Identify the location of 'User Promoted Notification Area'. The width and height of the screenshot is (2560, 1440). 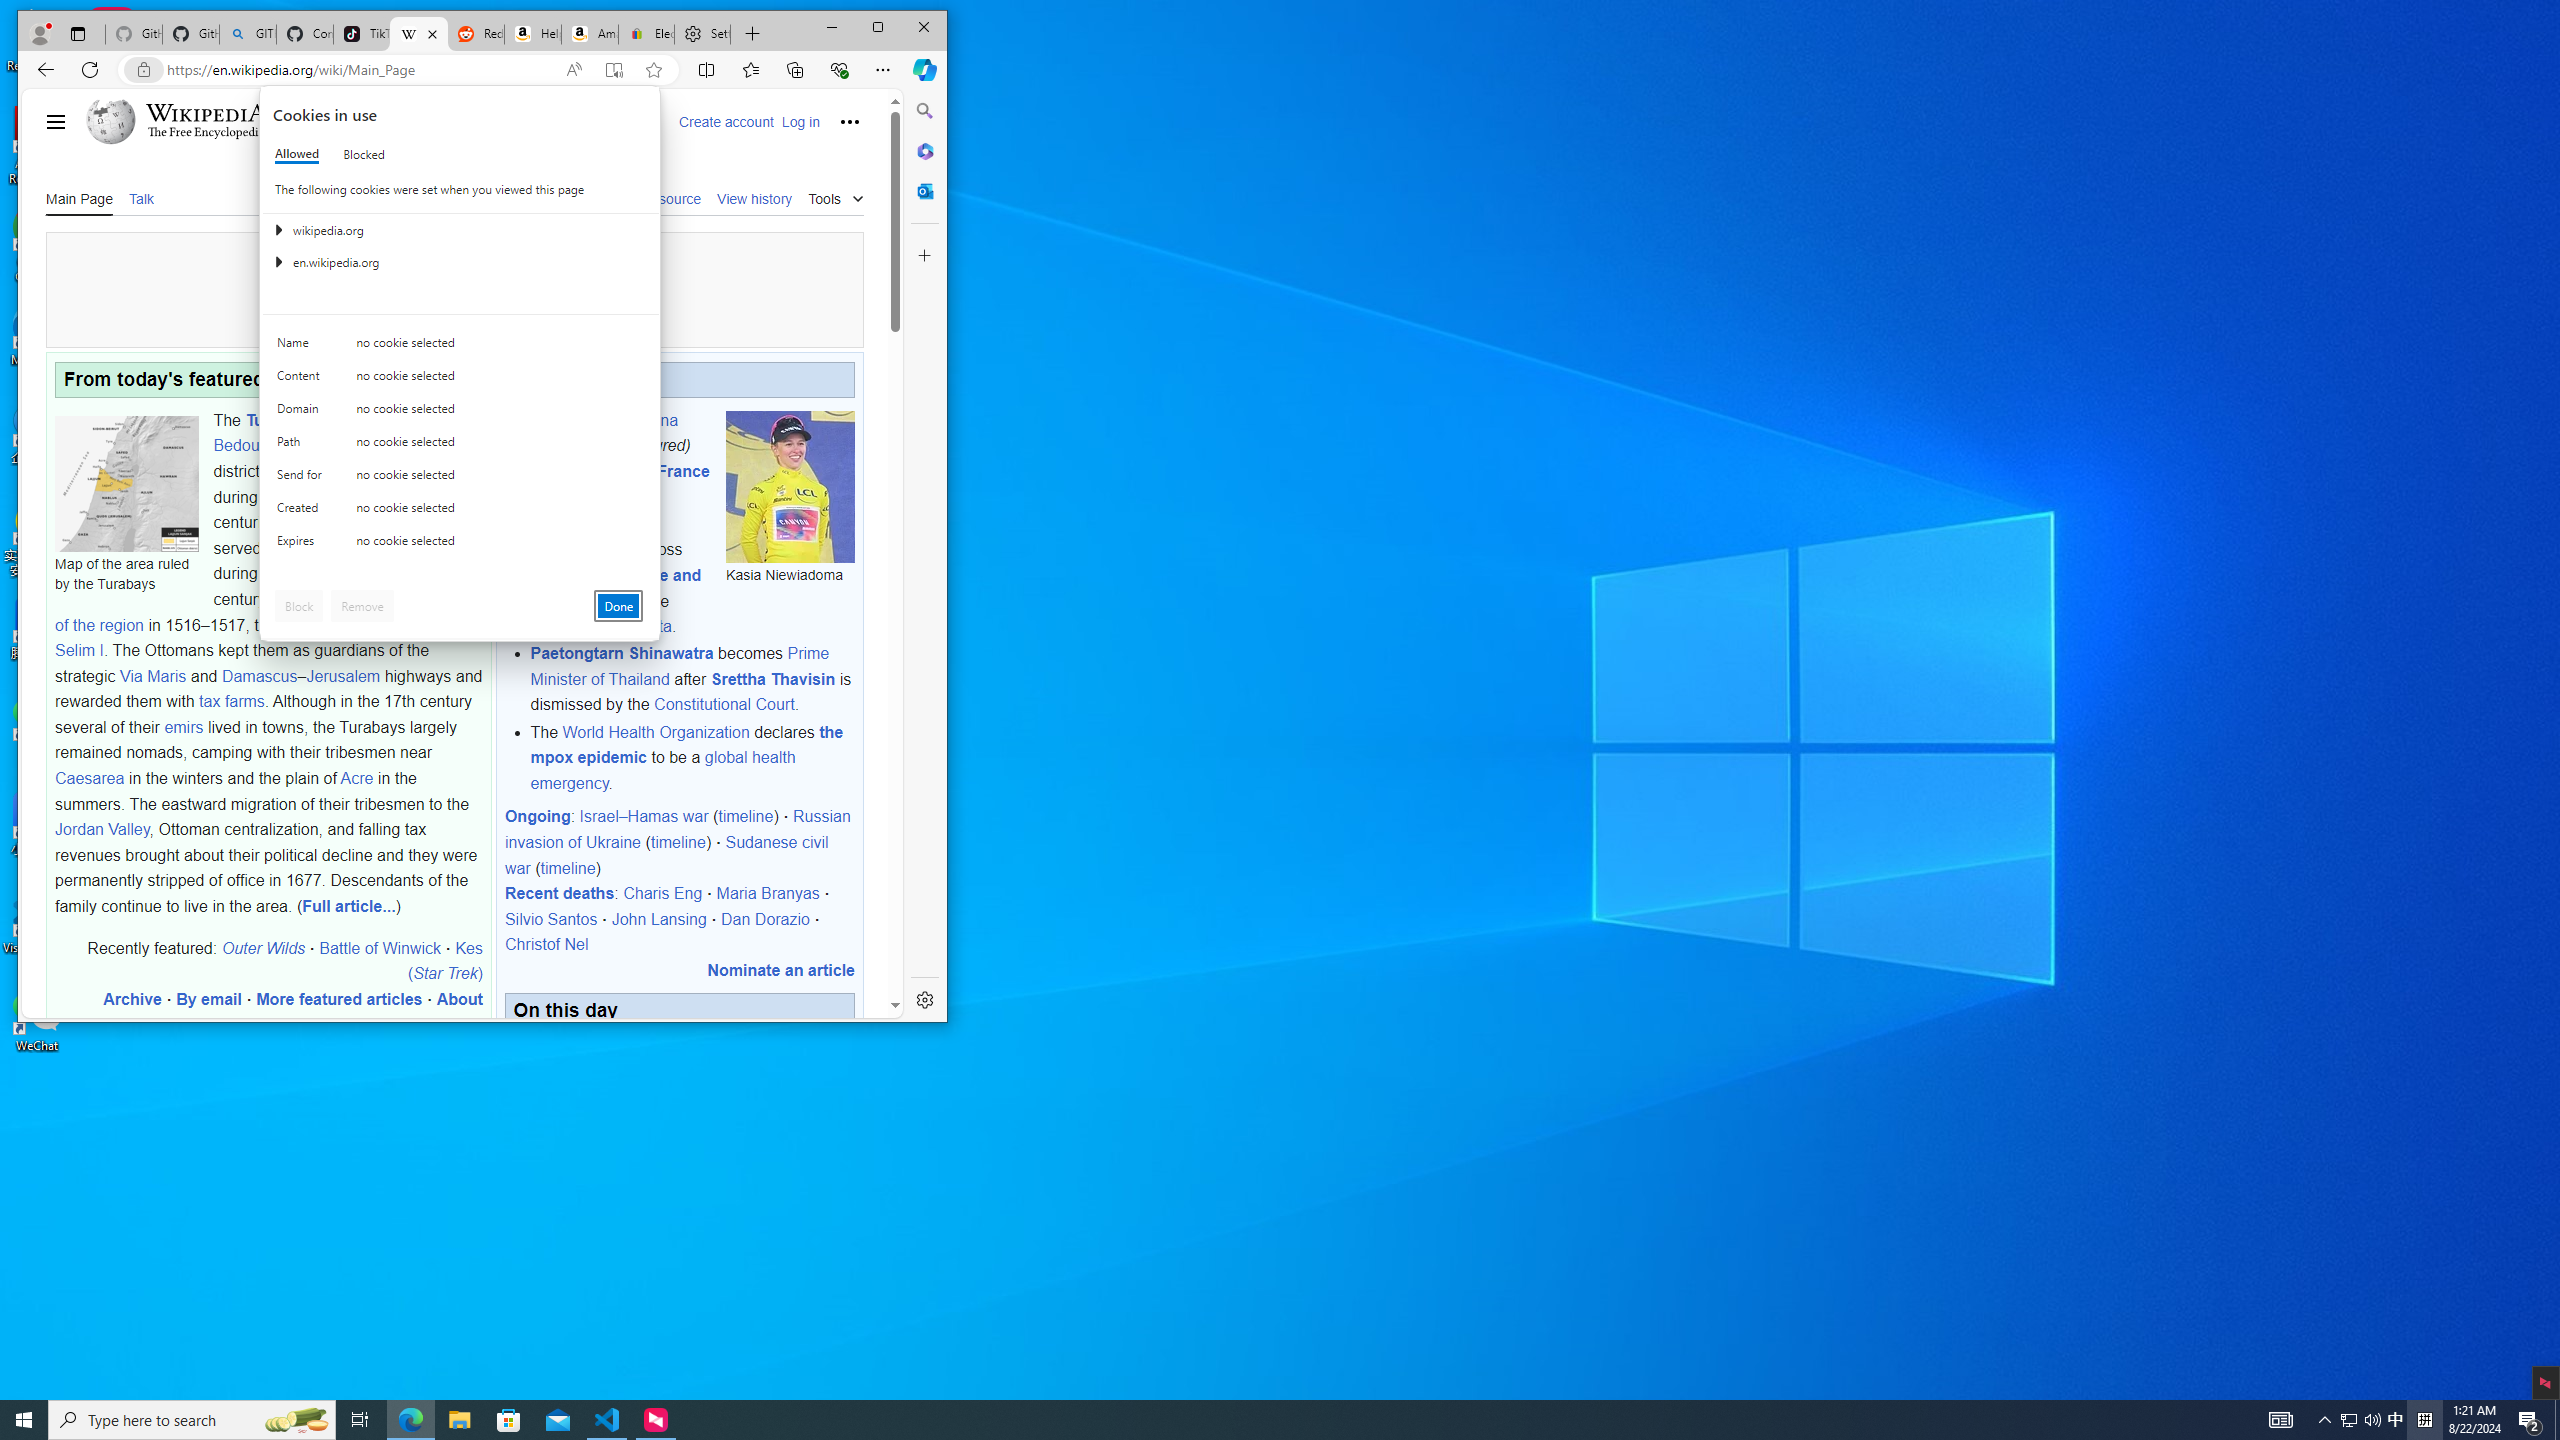
(2348, 1418).